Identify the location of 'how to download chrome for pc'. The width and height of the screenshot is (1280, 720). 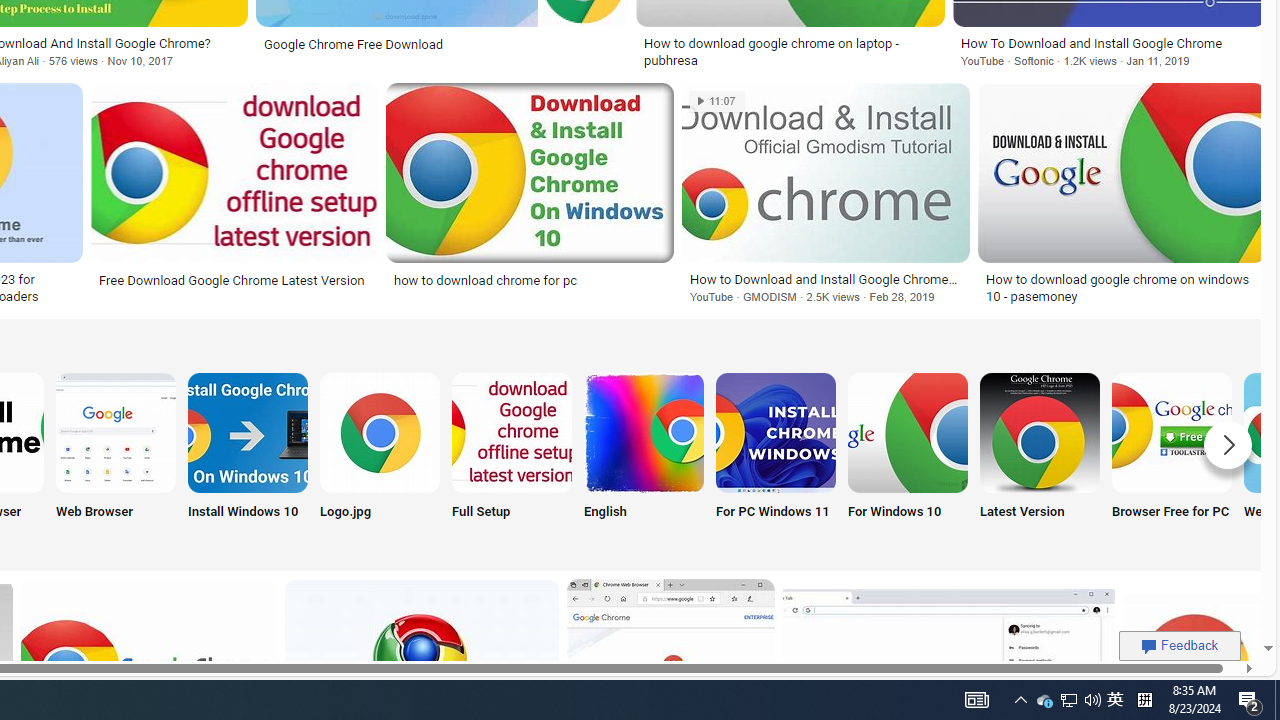
(529, 279).